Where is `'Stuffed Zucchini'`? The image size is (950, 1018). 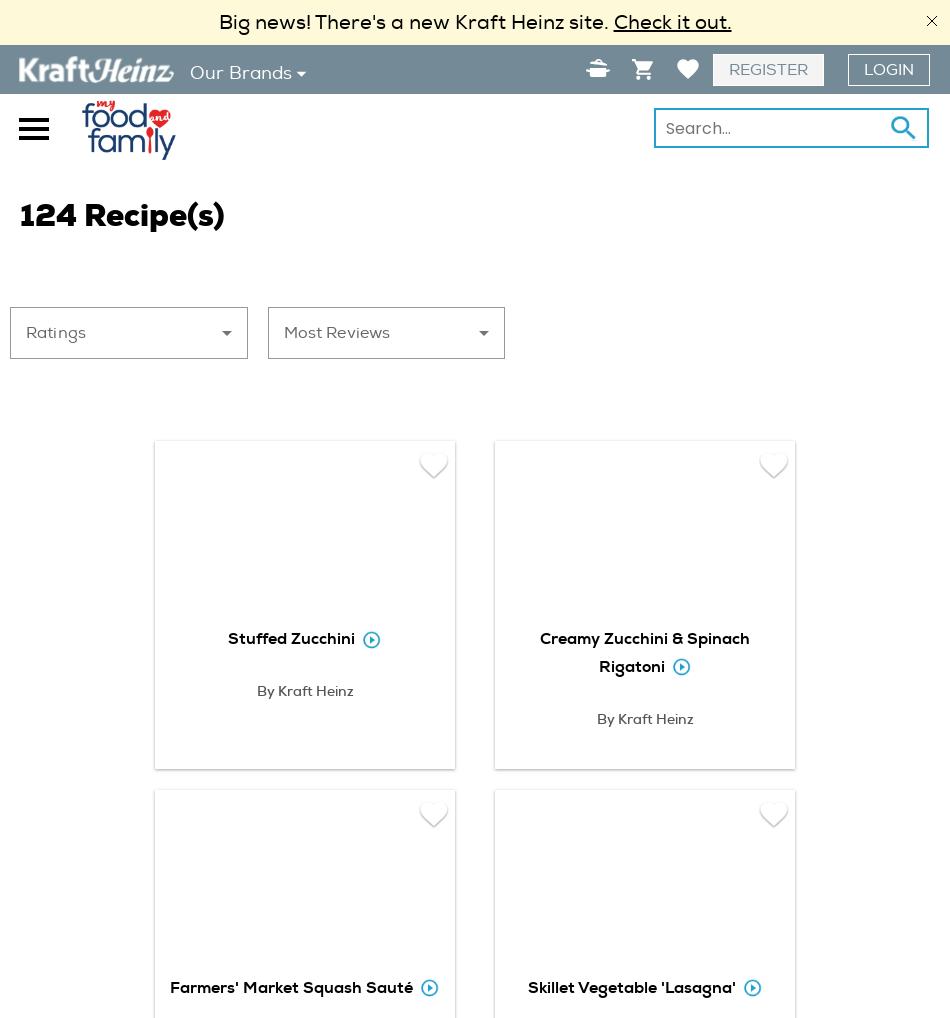 'Stuffed Zucchini' is located at coordinates (290, 637).